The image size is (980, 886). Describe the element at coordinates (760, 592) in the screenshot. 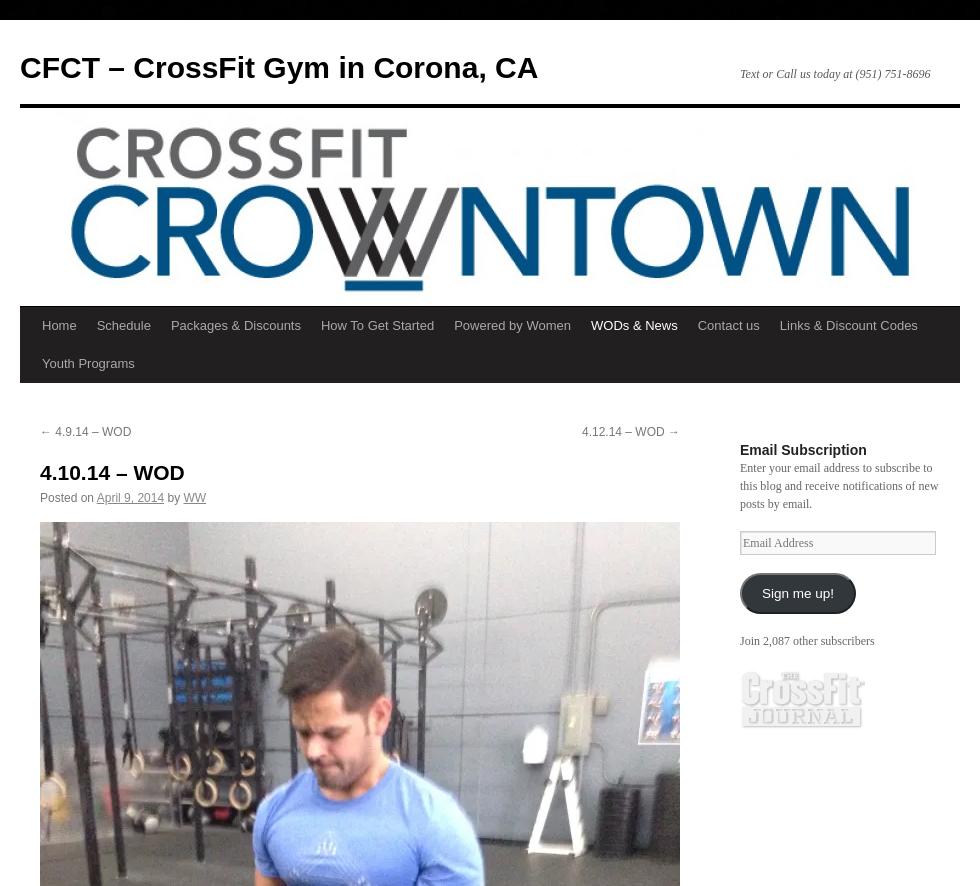

I see `'Sign me up!'` at that location.